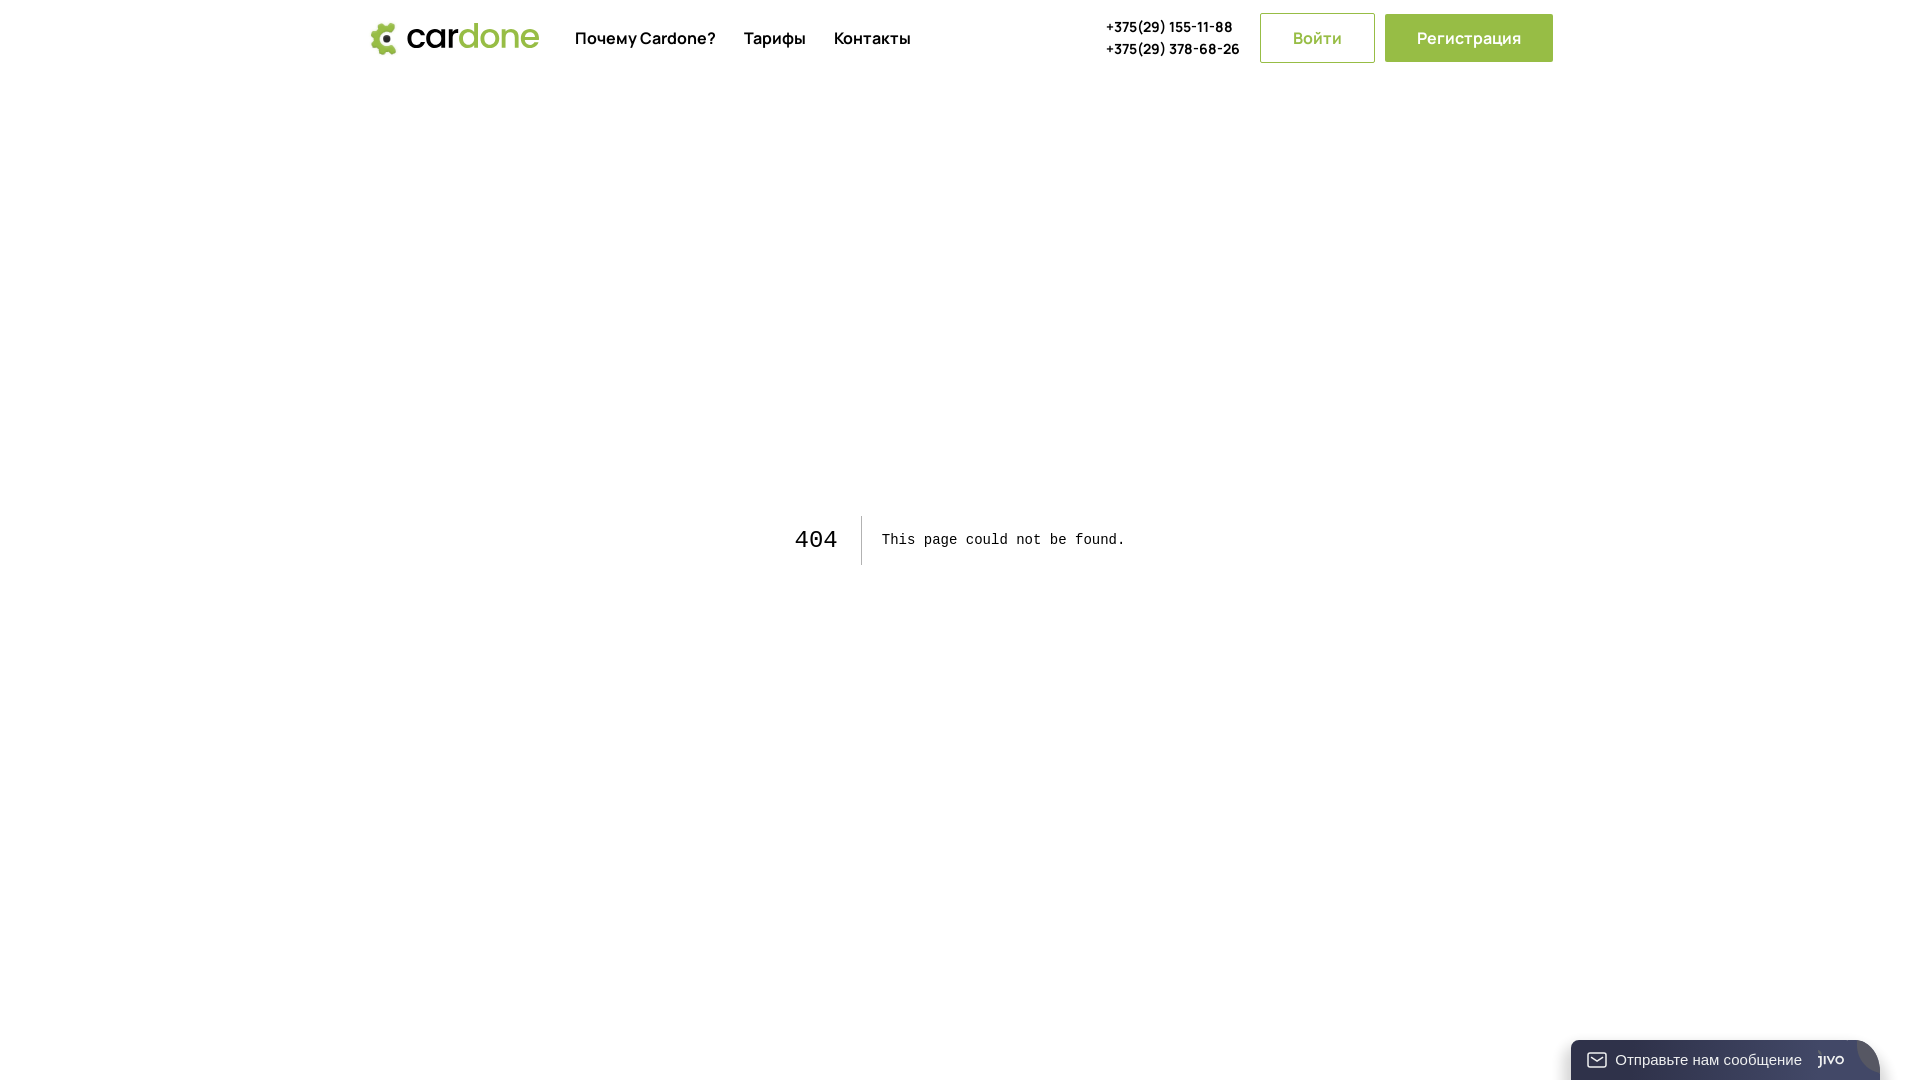 The width and height of the screenshot is (1920, 1080). I want to click on '+375(29) 378-68-26', so click(1172, 48).